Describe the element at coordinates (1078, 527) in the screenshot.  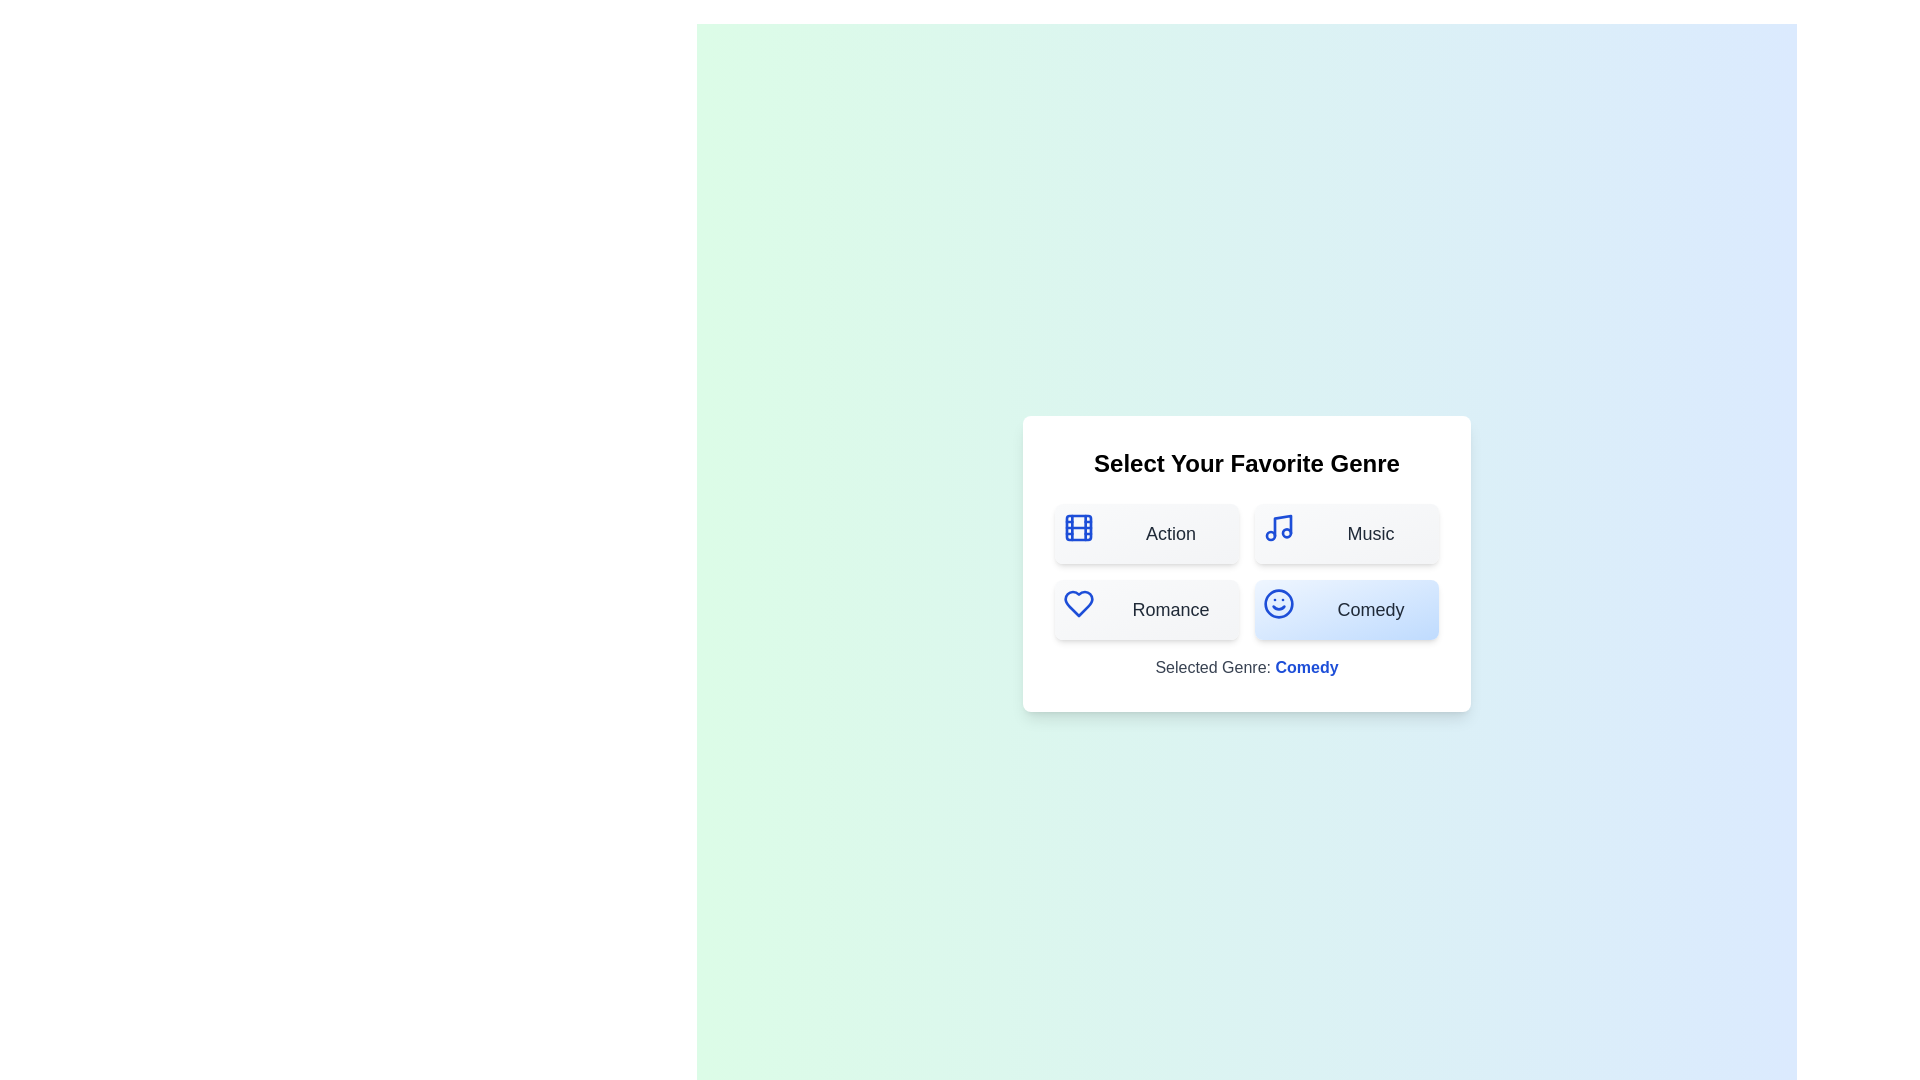
I see `the decorative graphical rectangle with rounded corners that has a bold blue outline, which serves as the background of the film-themed icon located to the left of the text label 'Action'` at that location.